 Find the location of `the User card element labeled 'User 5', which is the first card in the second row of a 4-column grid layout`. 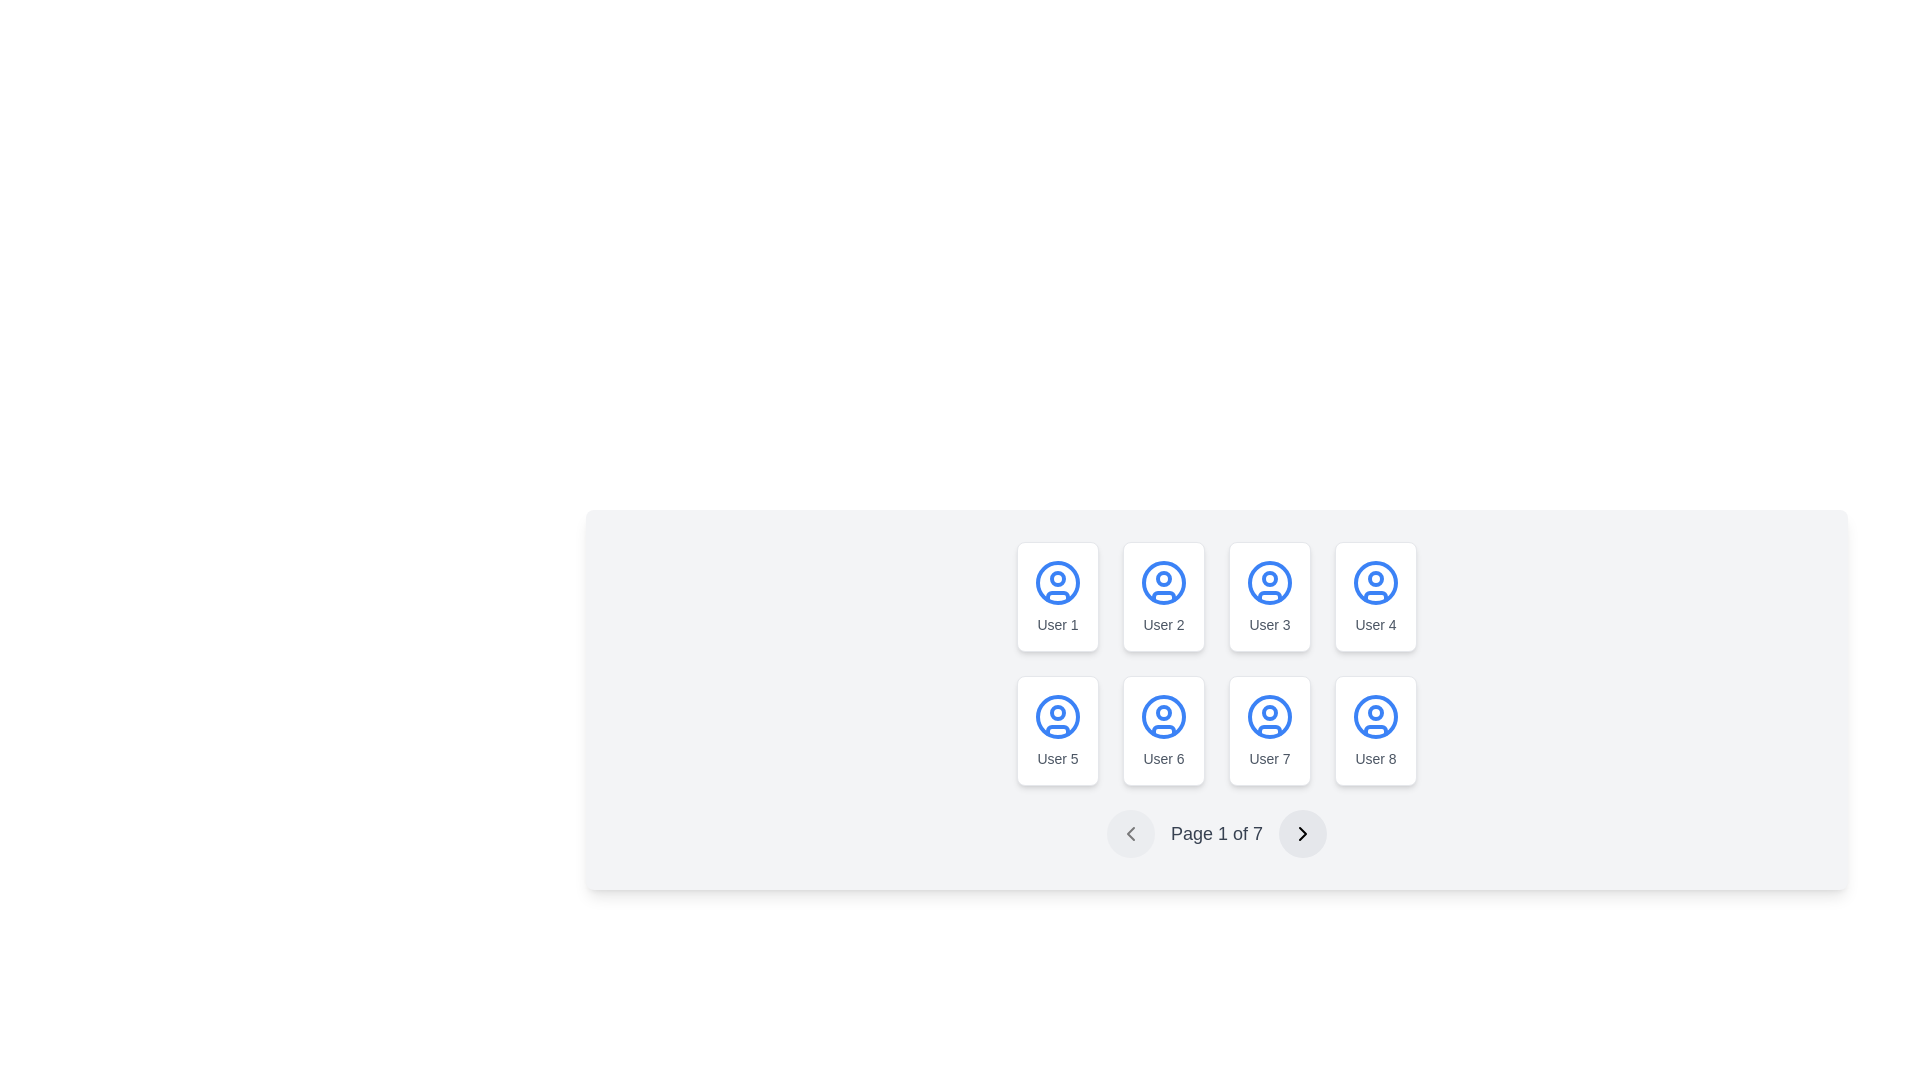

the User card element labeled 'User 5', which is the first card in the second row of a 4-column grid layout is located at coordinates (1056, 731).